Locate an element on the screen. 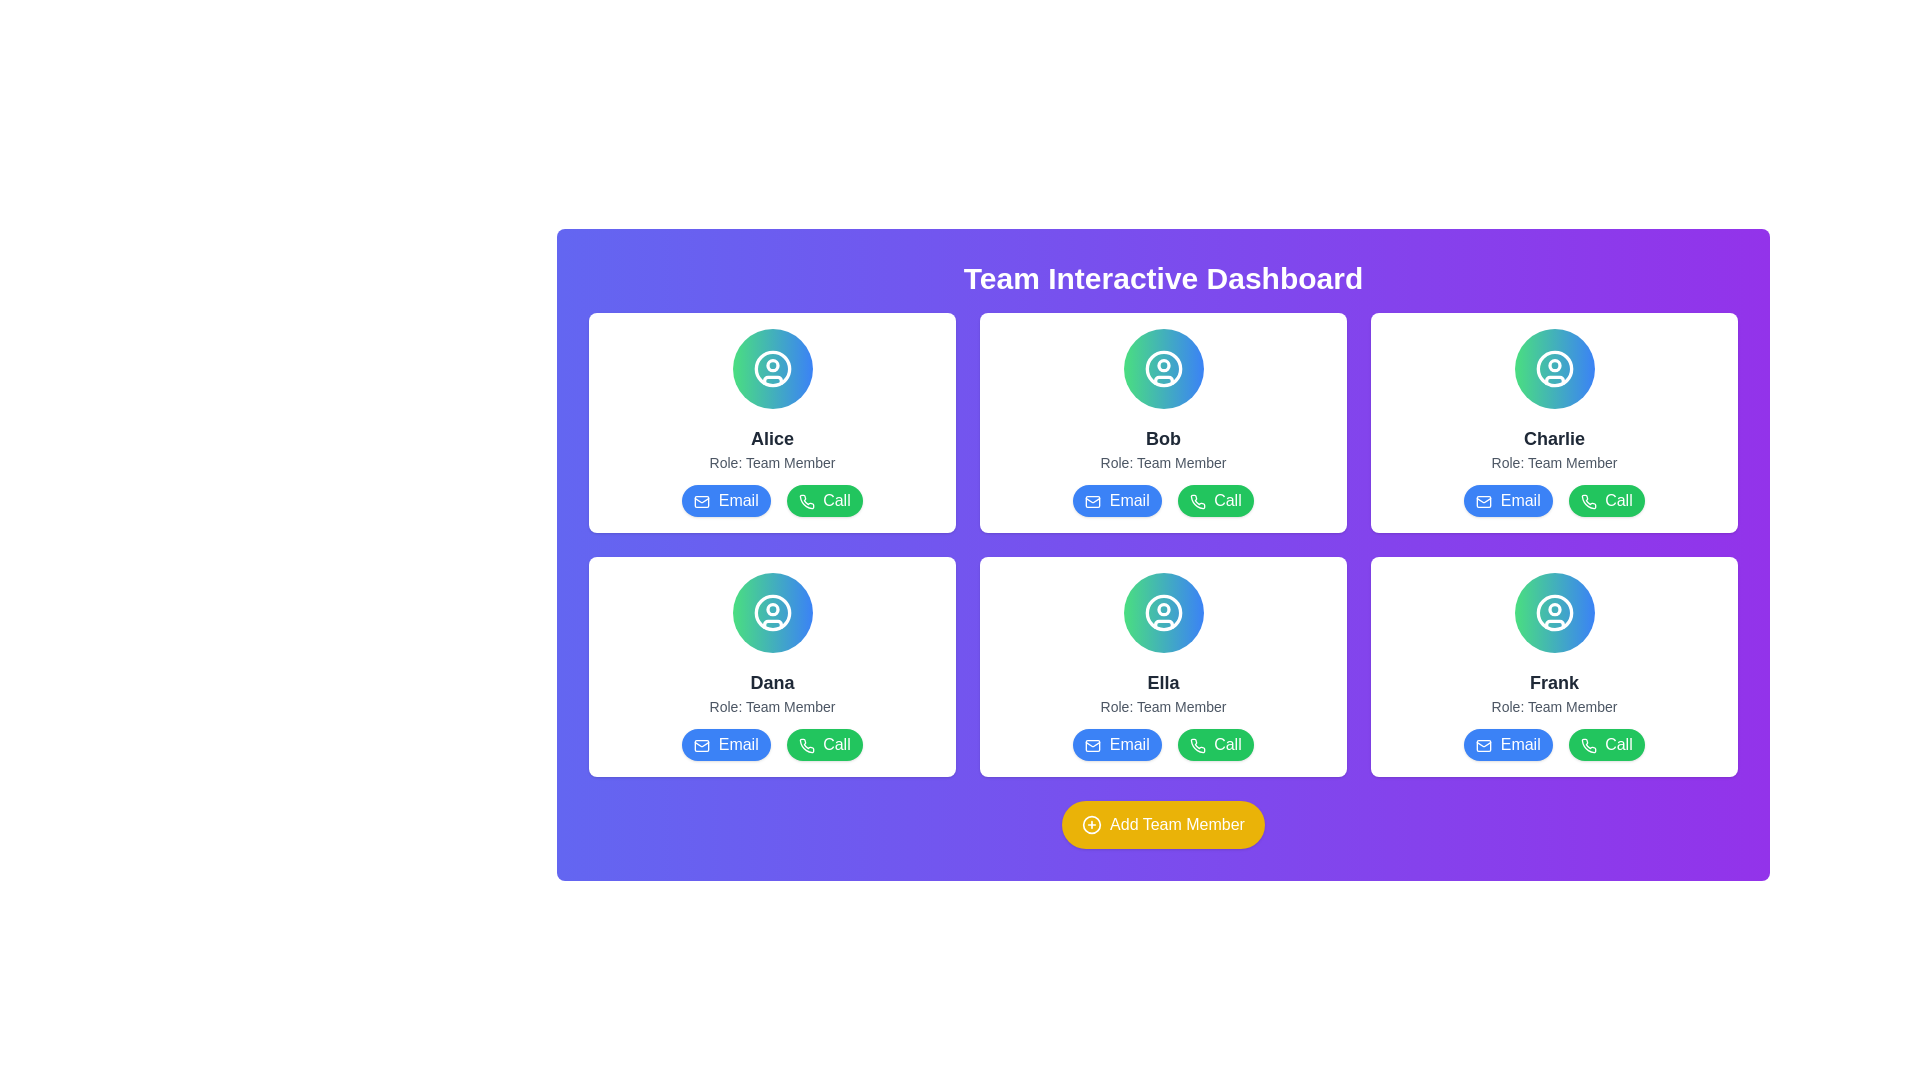 This screenshot has height=1080, width=1920. the phone icon with a green background and white outlines, located next to the 'Call' text on the button in the 'Bob' information card is located at coordinates (1197, 500).